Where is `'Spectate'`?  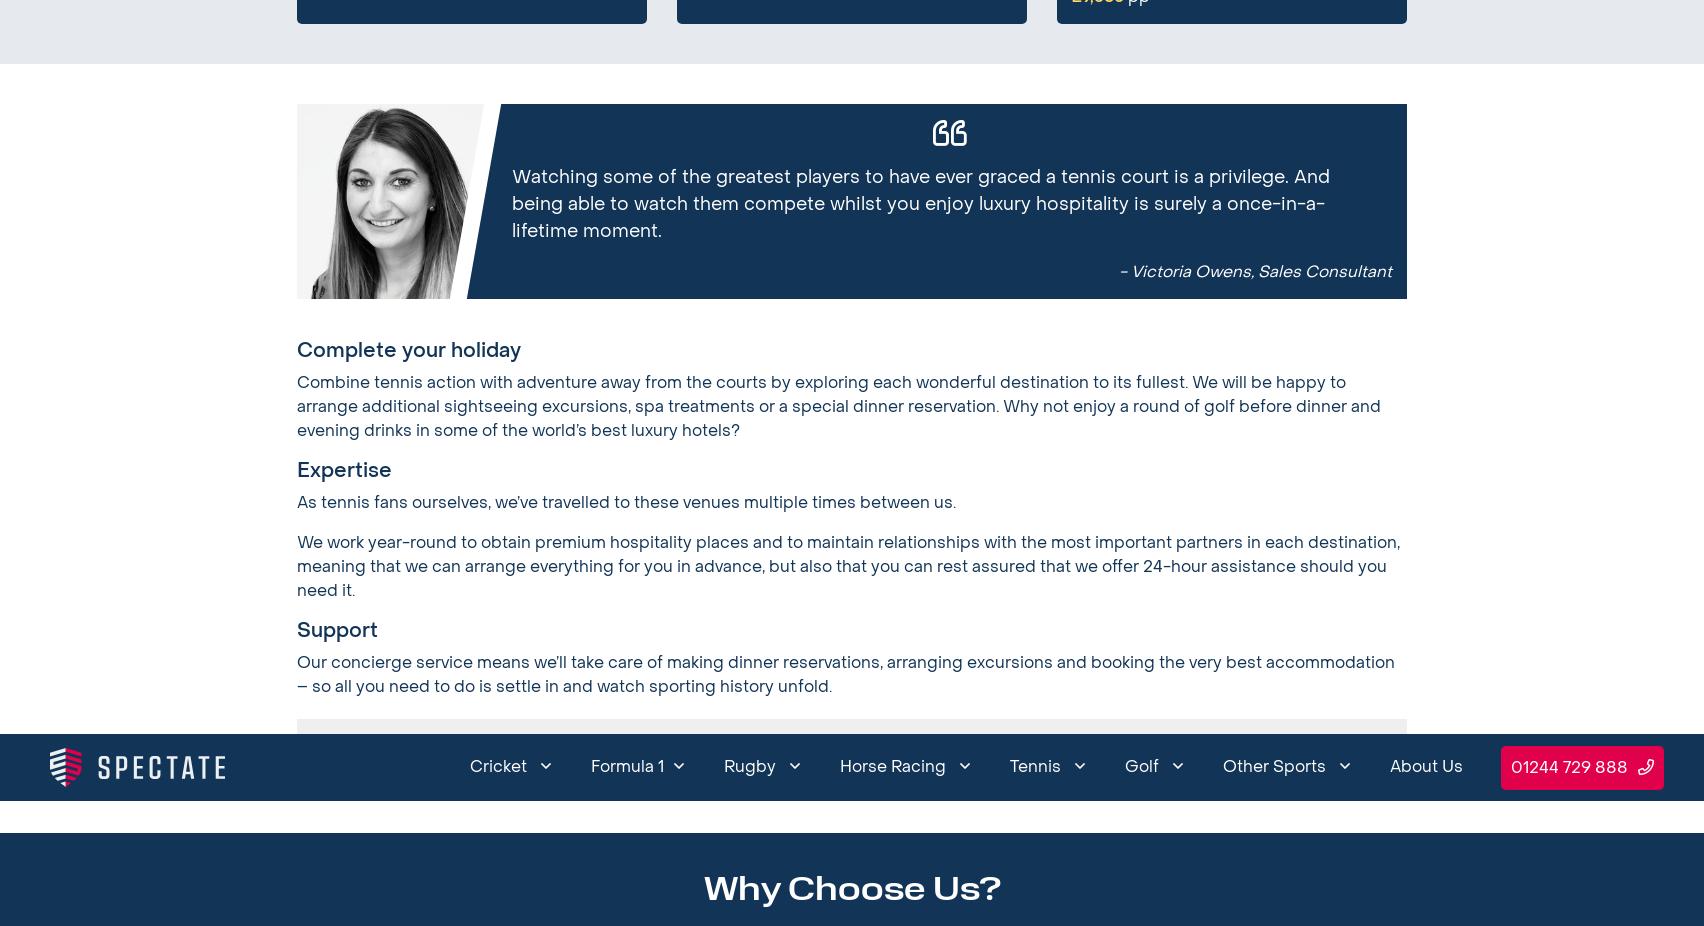
'Spectate' is located at coordinates (998, 140).